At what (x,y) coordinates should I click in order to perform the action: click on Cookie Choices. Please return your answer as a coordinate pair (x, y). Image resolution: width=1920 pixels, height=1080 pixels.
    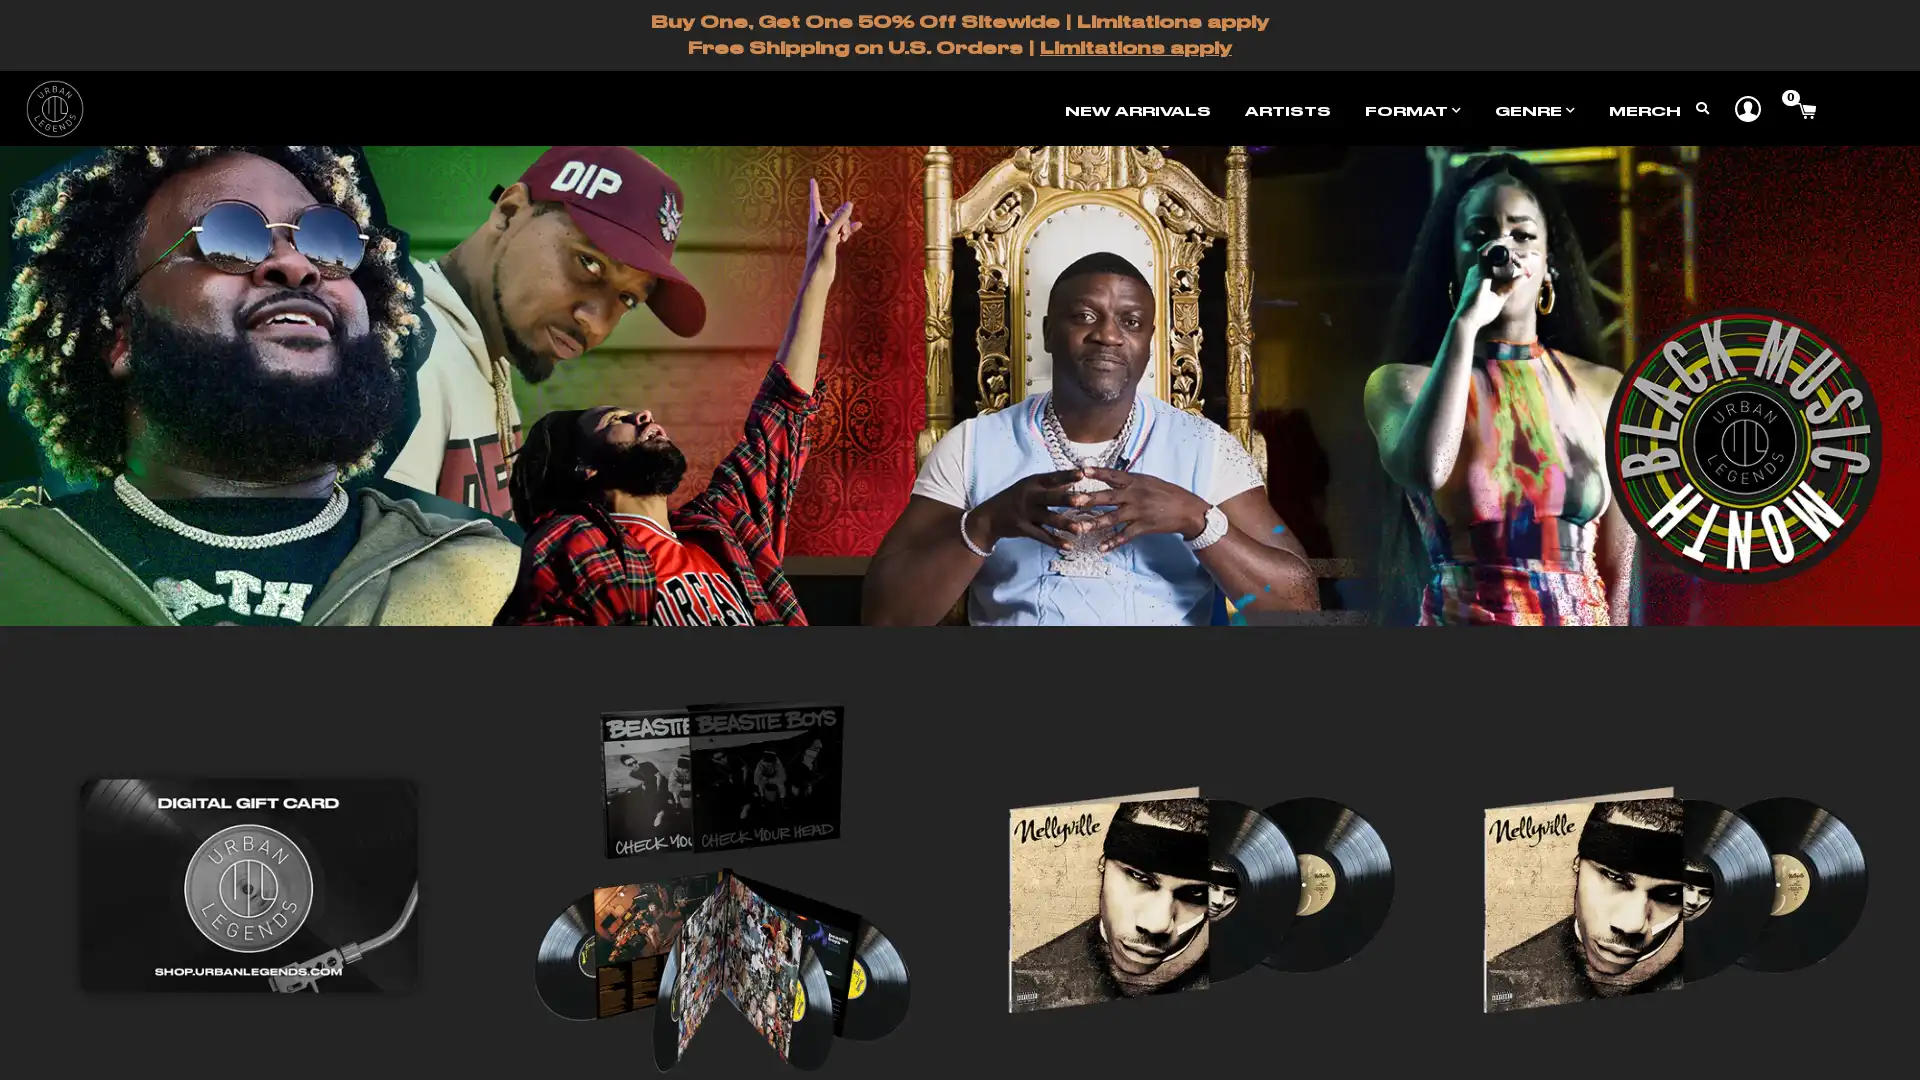
    Looking at the image, I should click on (1031, 1045).